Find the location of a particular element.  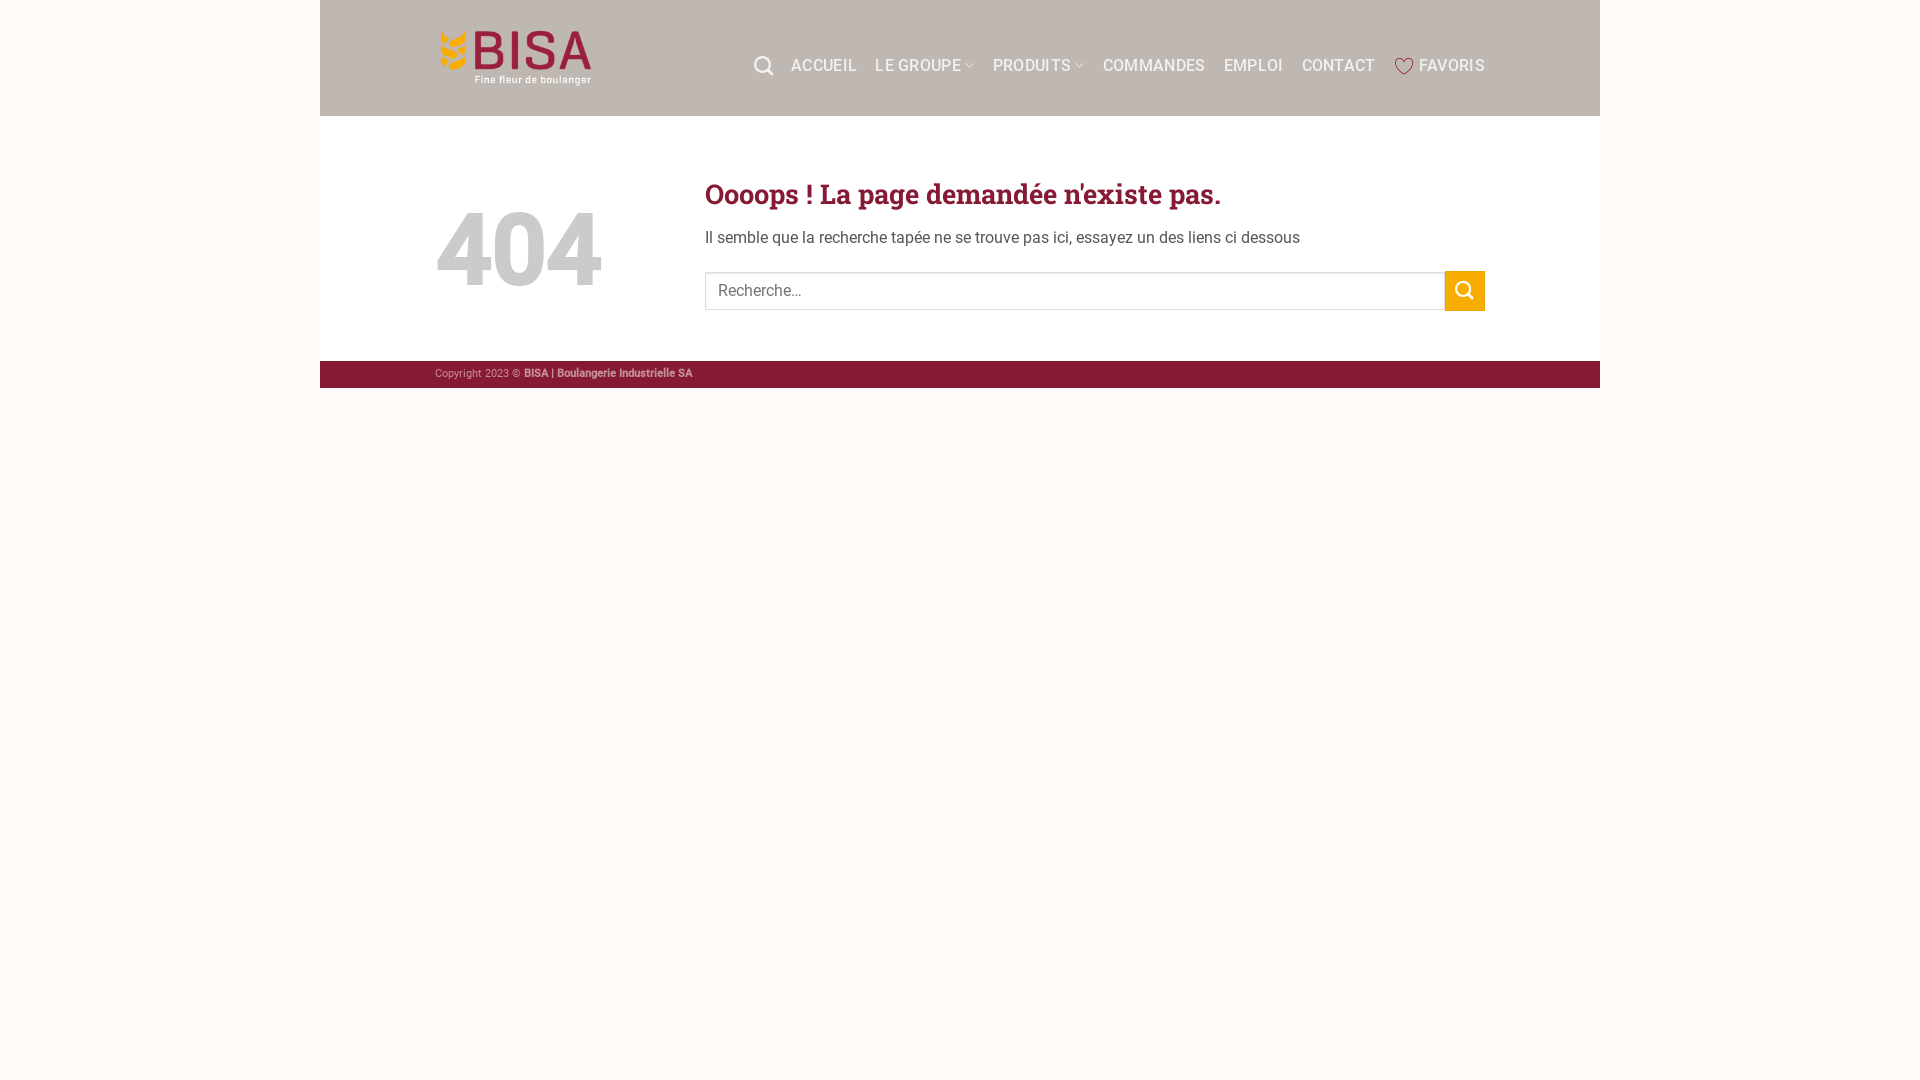

'FAVORIS' is located at coordinates (1438, 64).